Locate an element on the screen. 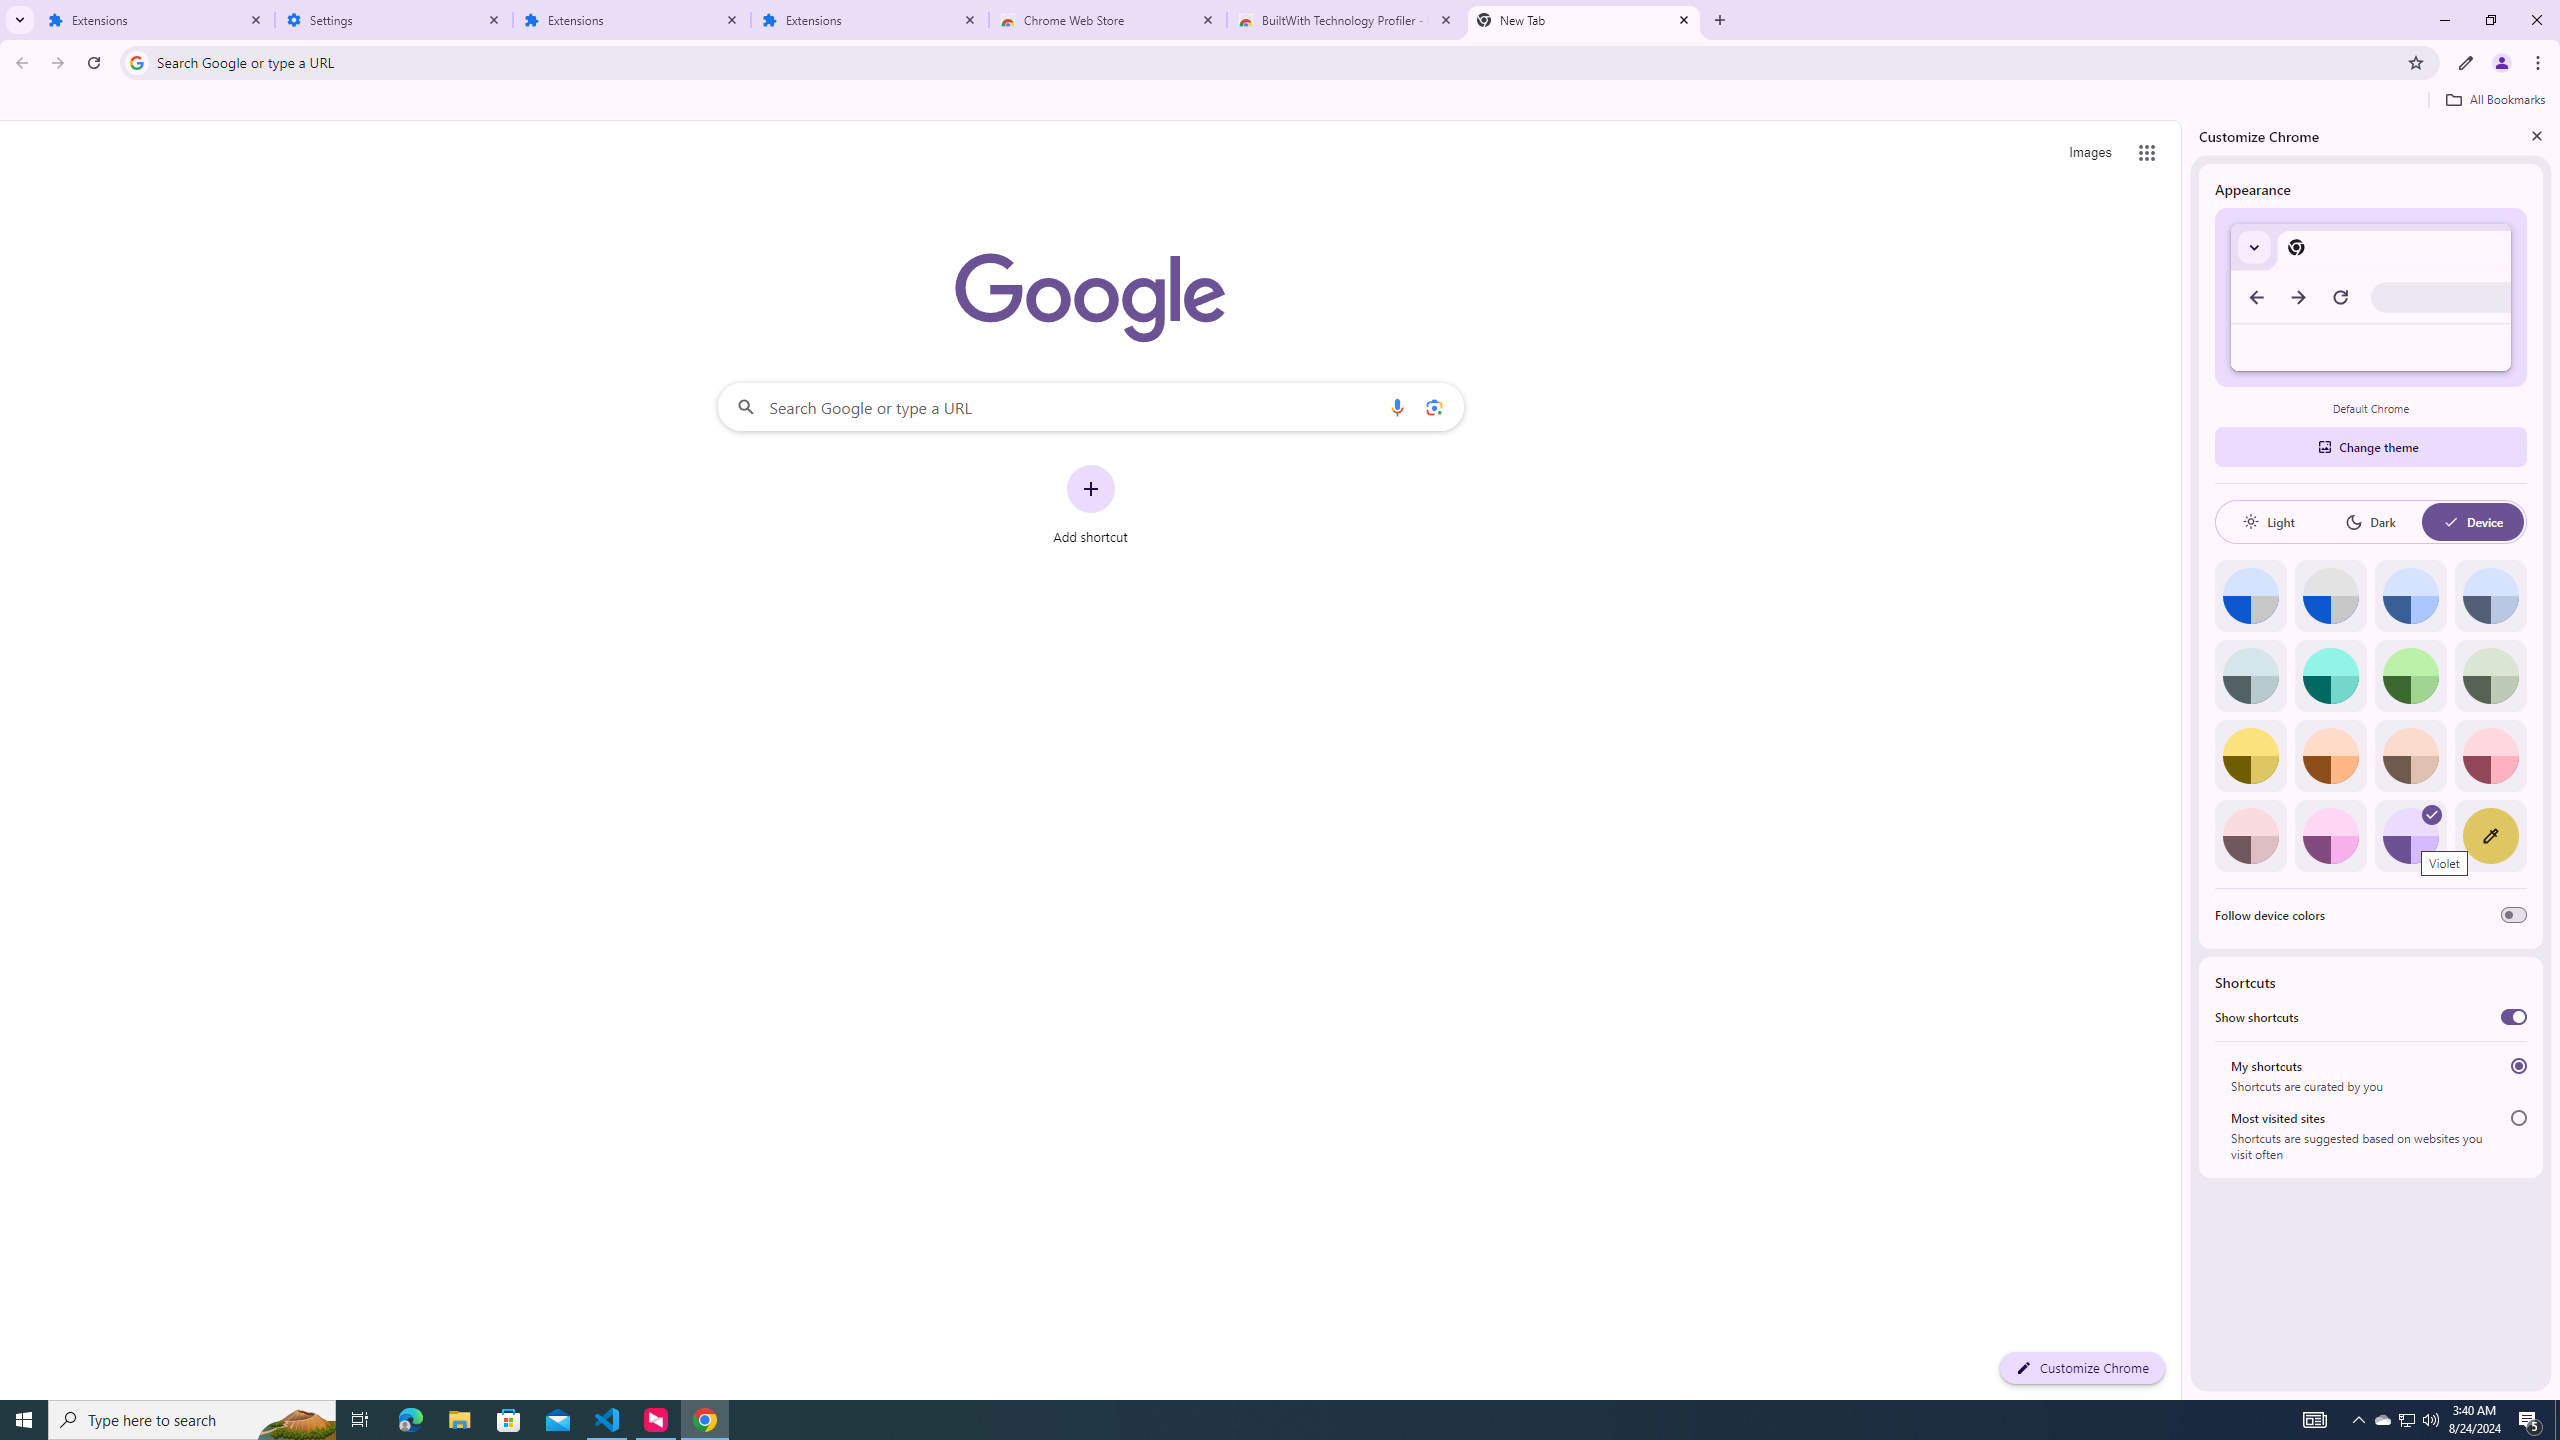 Image resolution: width=2560 pixels, height=1440 pixels. 'Cool grey' is located at coordinates (2490, 595).